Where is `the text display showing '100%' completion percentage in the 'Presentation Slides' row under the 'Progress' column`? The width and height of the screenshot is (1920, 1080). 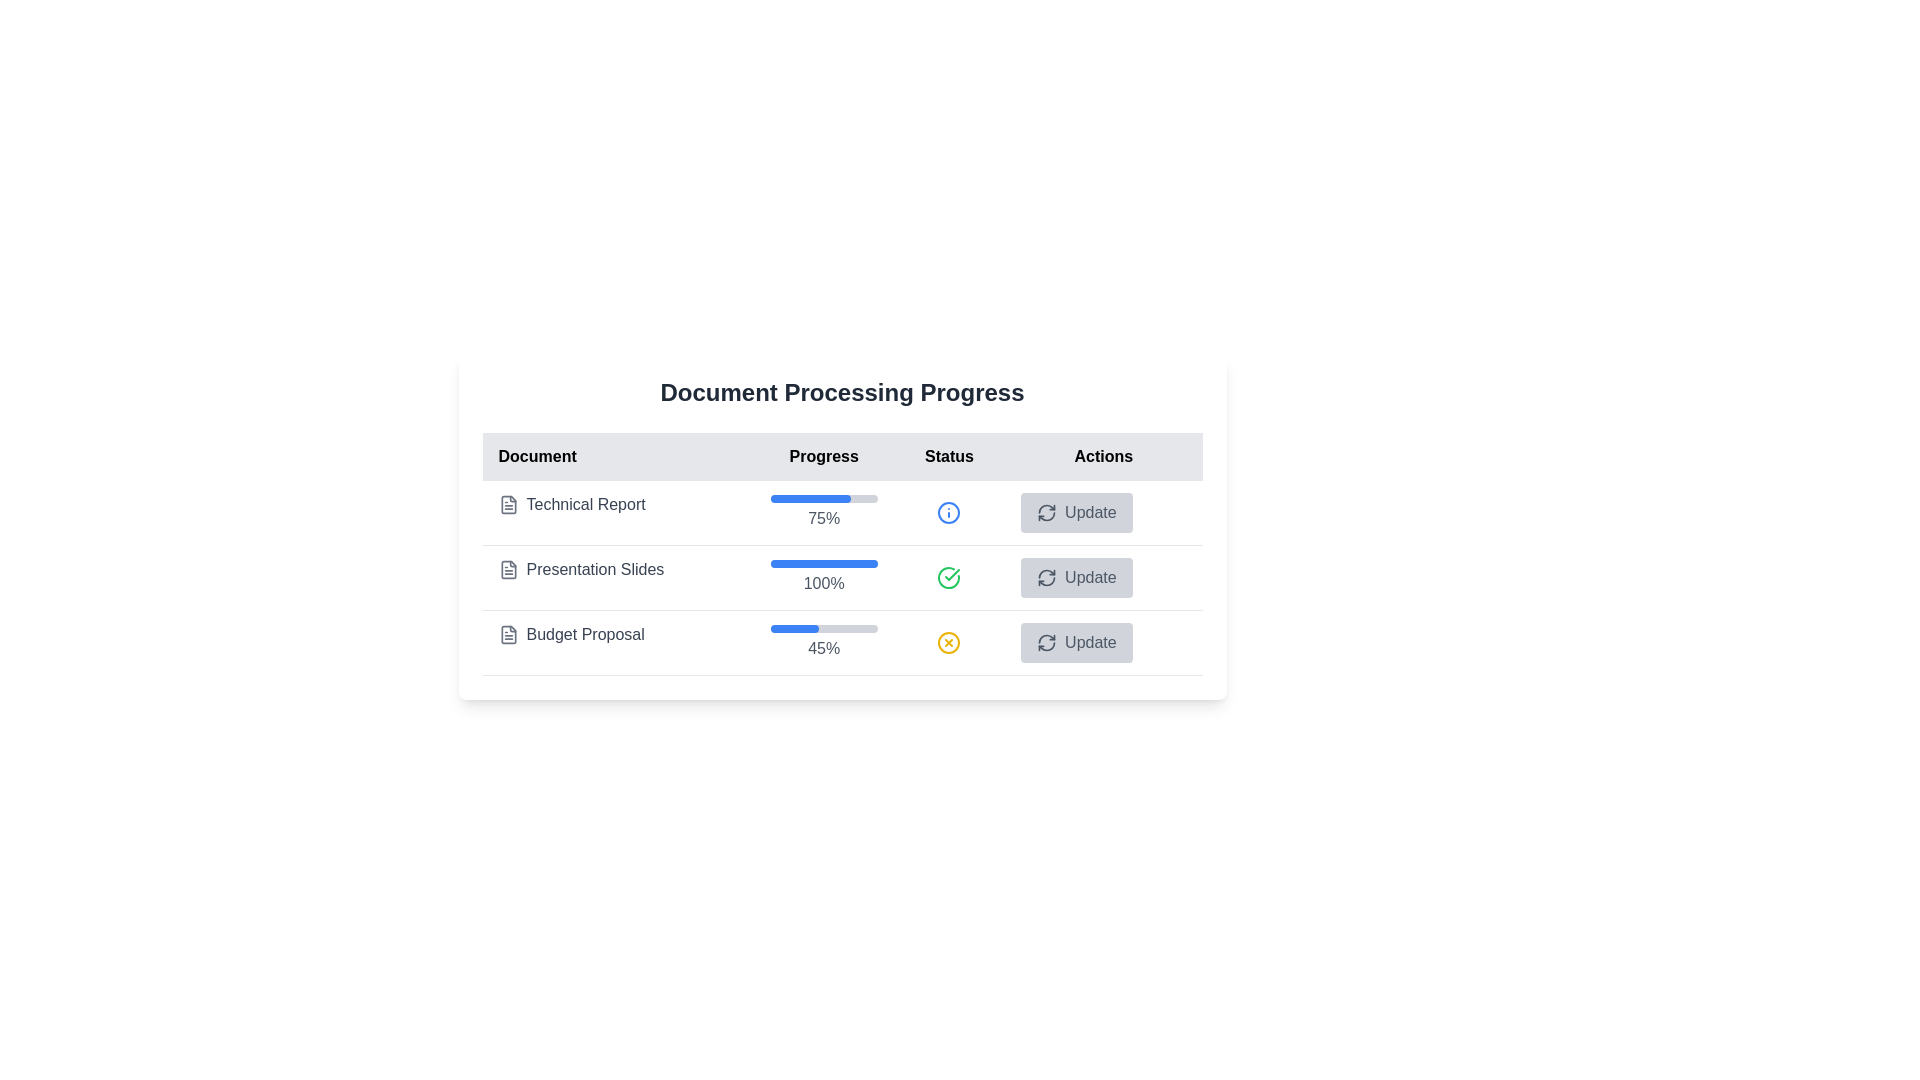 the text display showing '100%' completion percentage in the 'Presentation Slides' row under the 'Progress' column is located at coordinates (824, 578).